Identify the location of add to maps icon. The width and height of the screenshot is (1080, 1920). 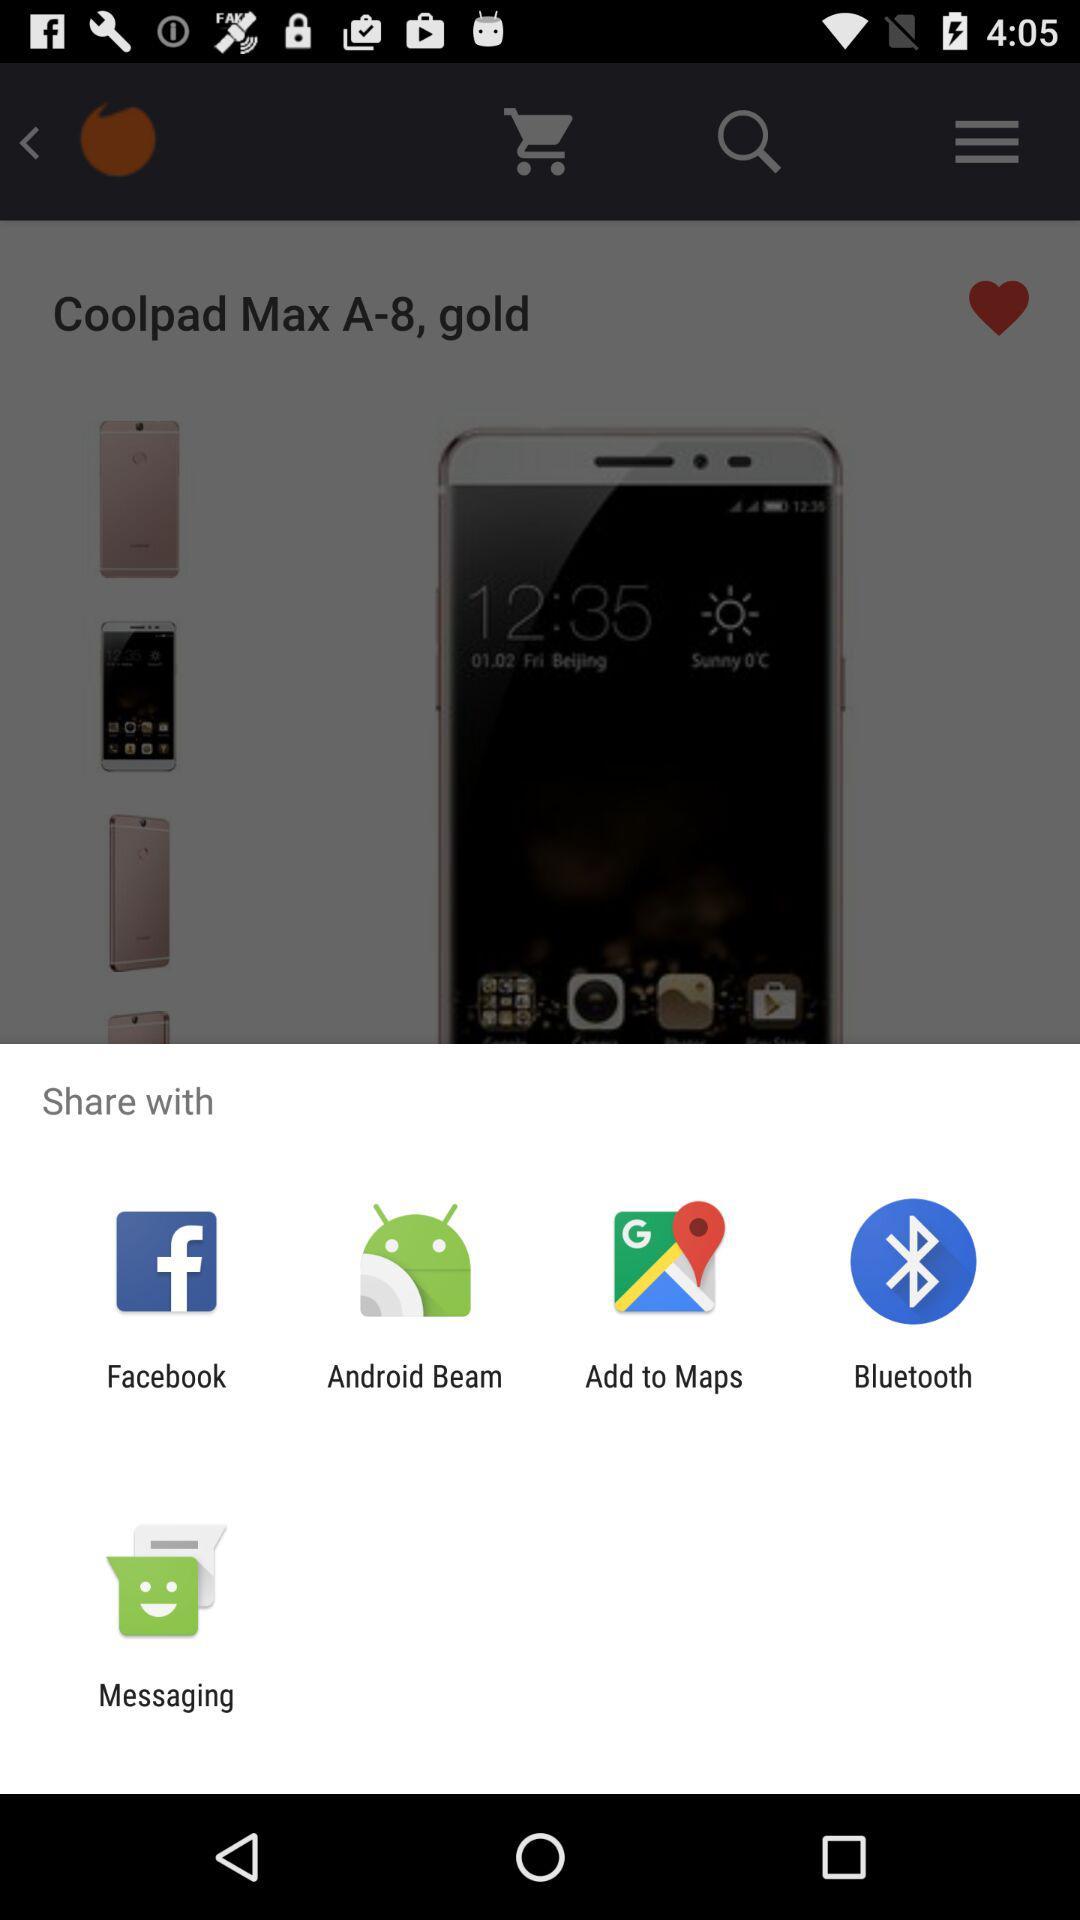
(664, 1392).